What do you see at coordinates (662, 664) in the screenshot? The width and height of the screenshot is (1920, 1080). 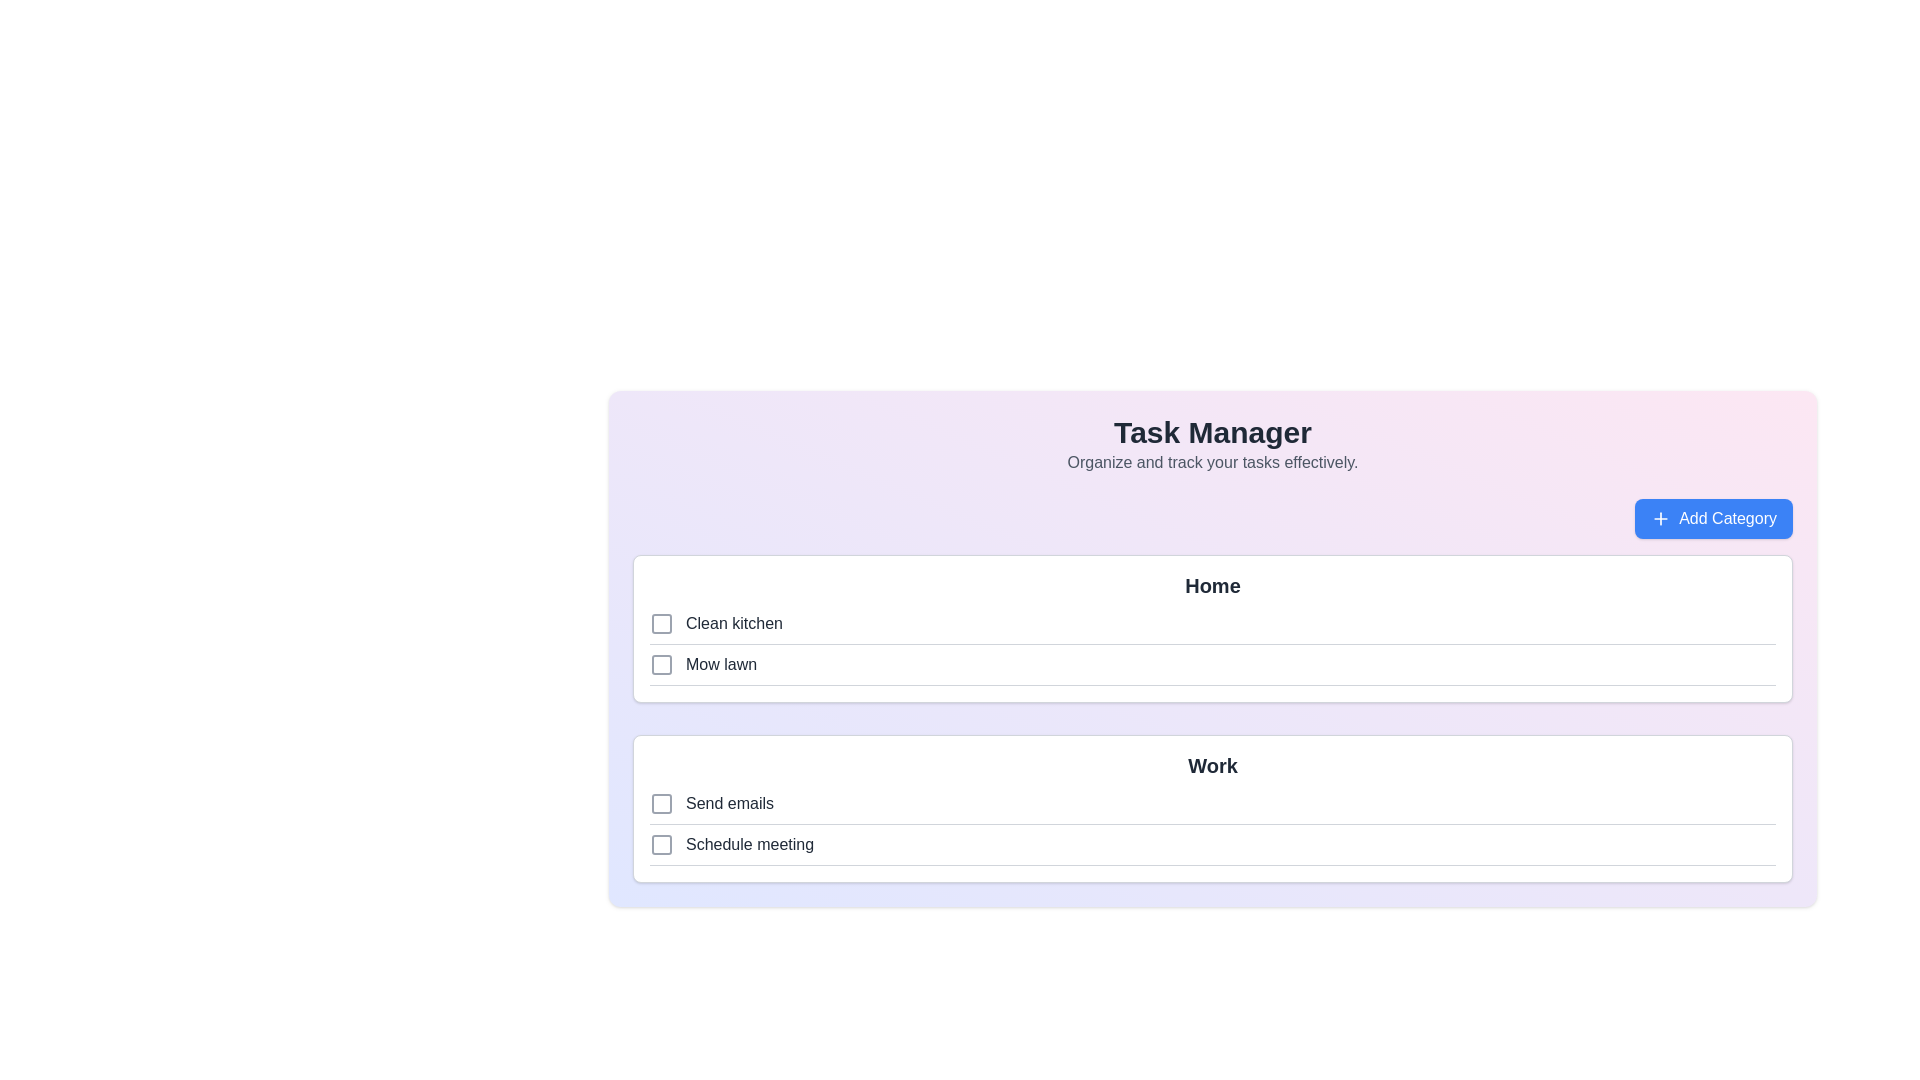 I see `the checkbox indicator within the SVG element` at bounding box center [662, 664].